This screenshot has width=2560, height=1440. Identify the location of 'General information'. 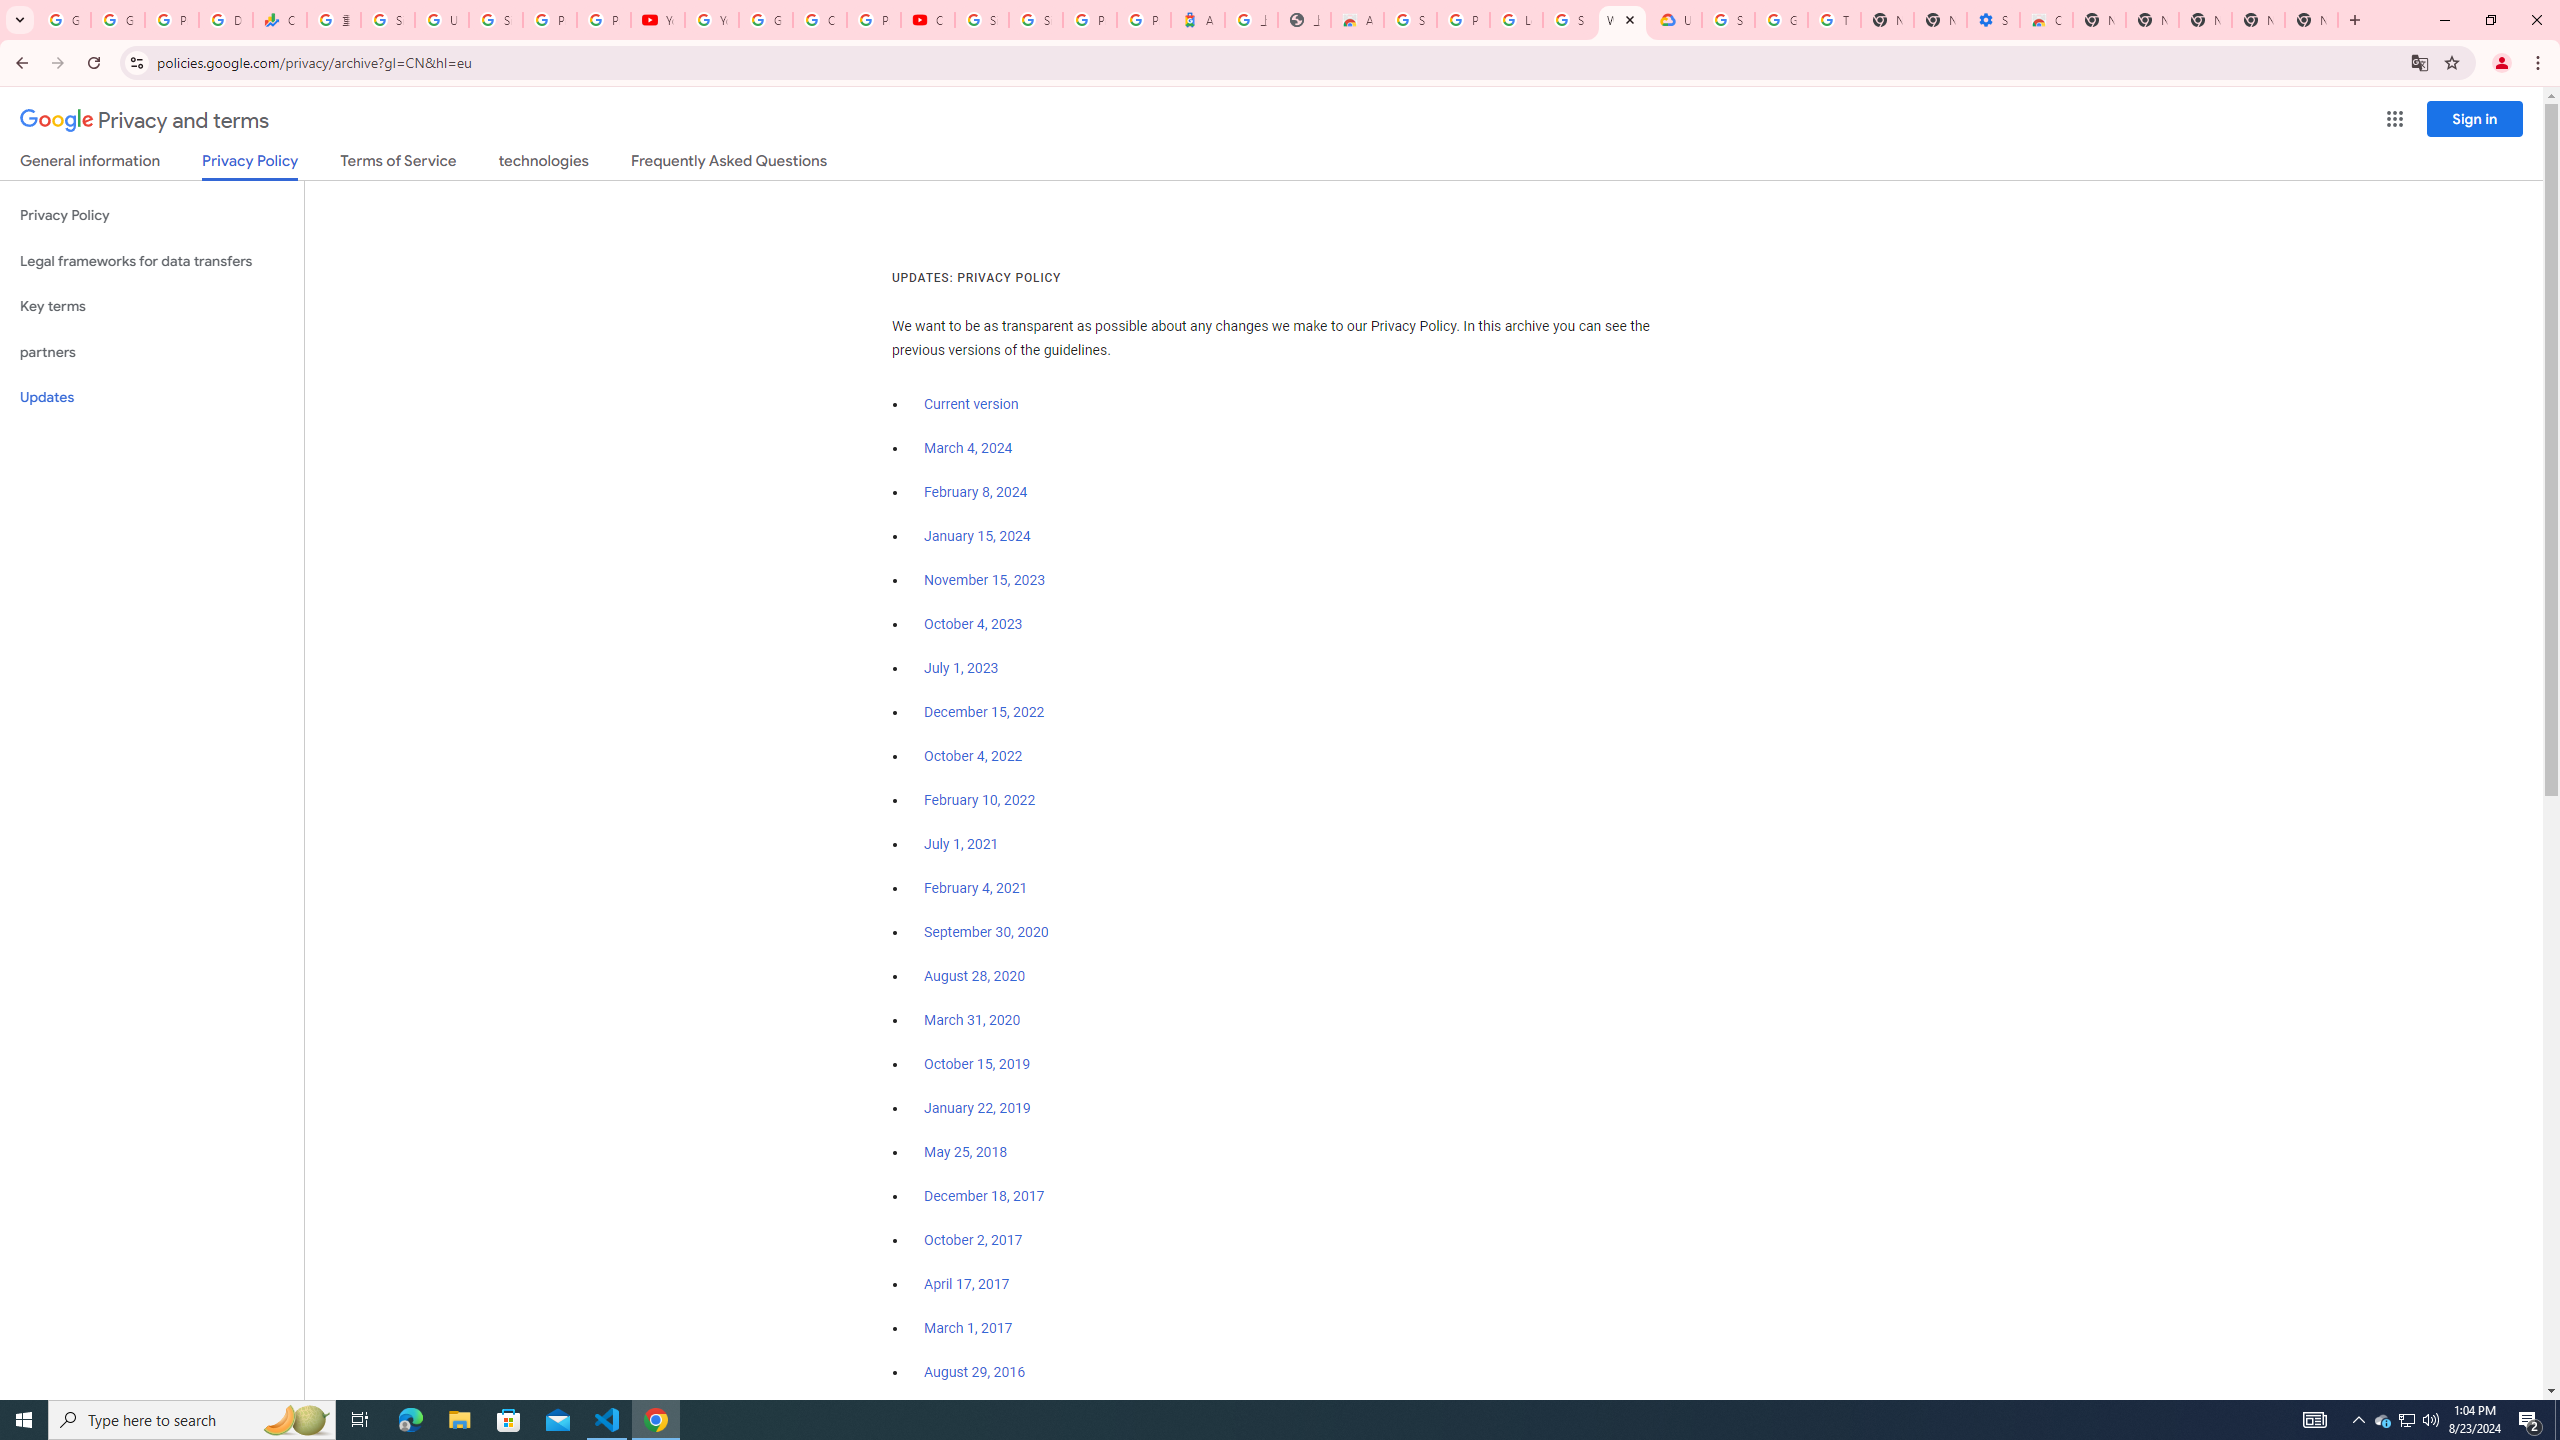
(89, 164).